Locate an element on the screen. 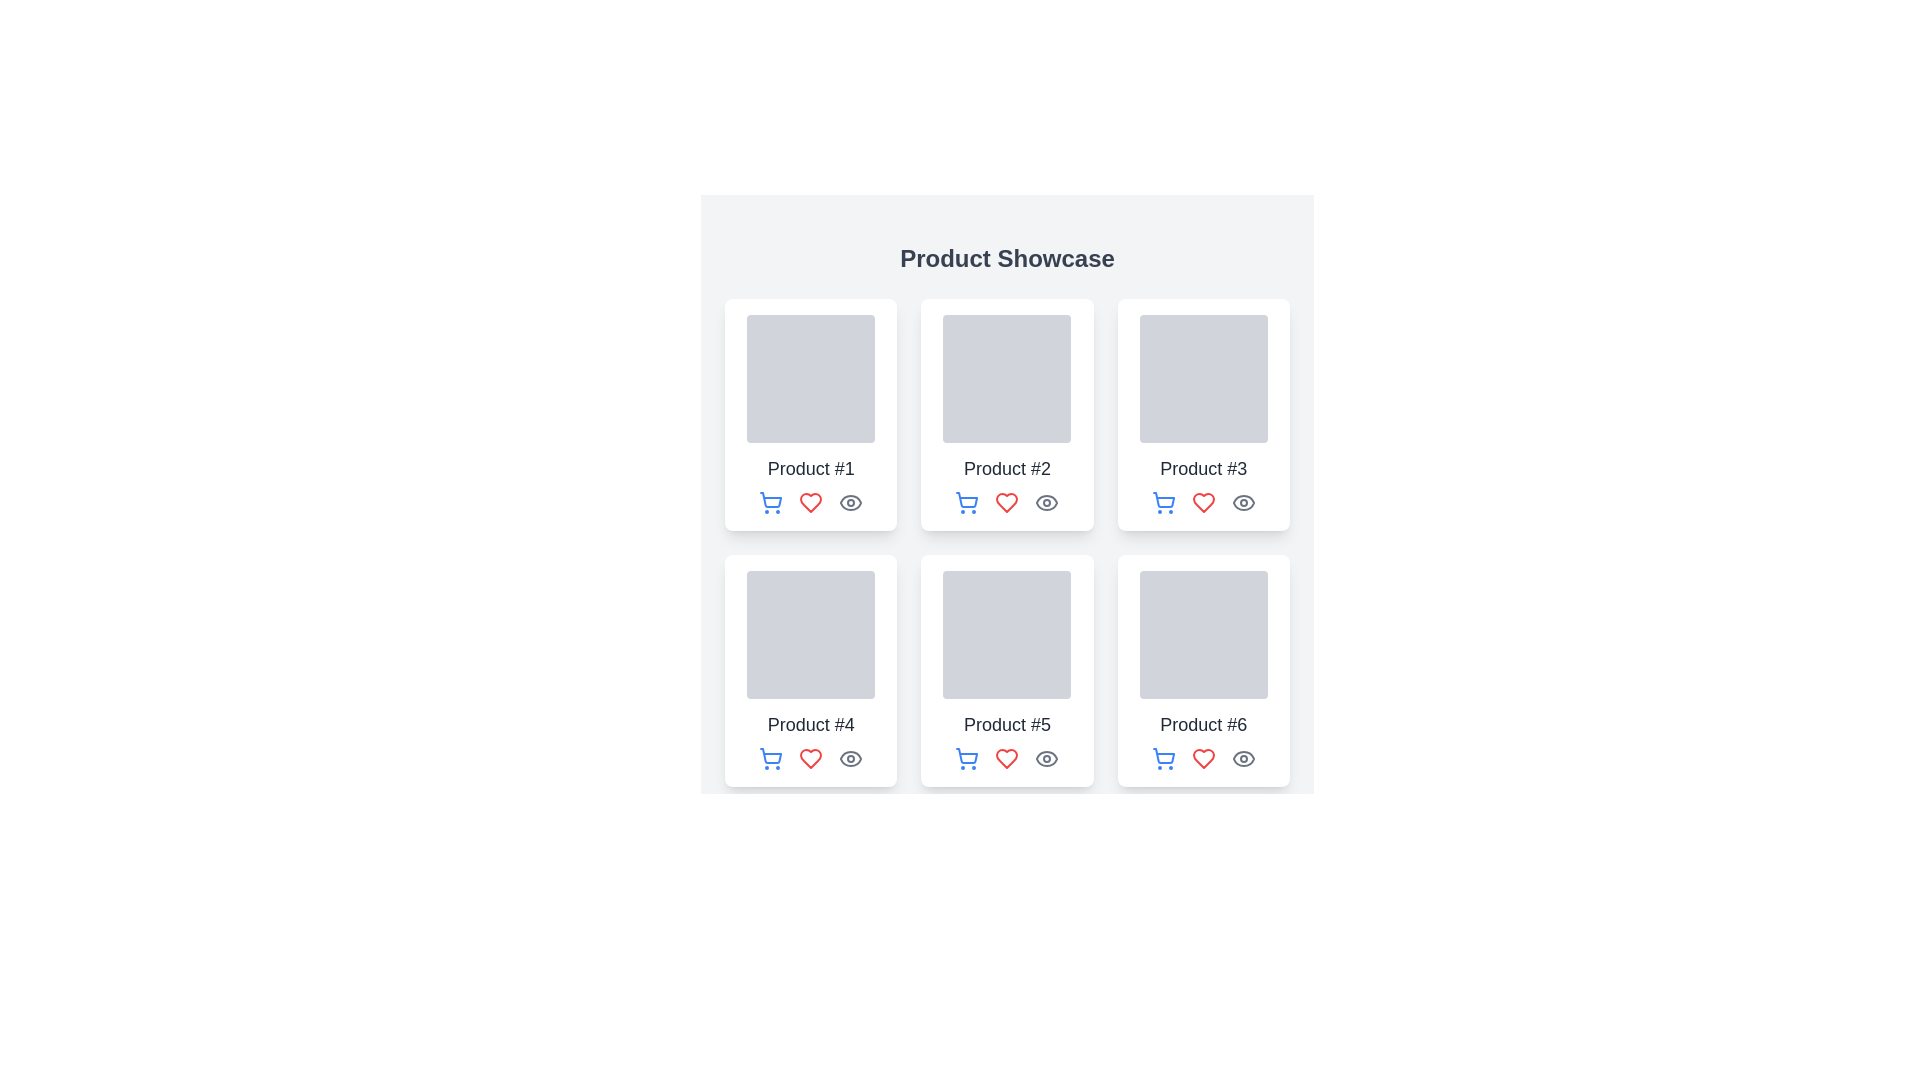  the heart icon button at the bottom of 'Product #6' card to mark the product as favorite is located at coordinates (1202, 759).